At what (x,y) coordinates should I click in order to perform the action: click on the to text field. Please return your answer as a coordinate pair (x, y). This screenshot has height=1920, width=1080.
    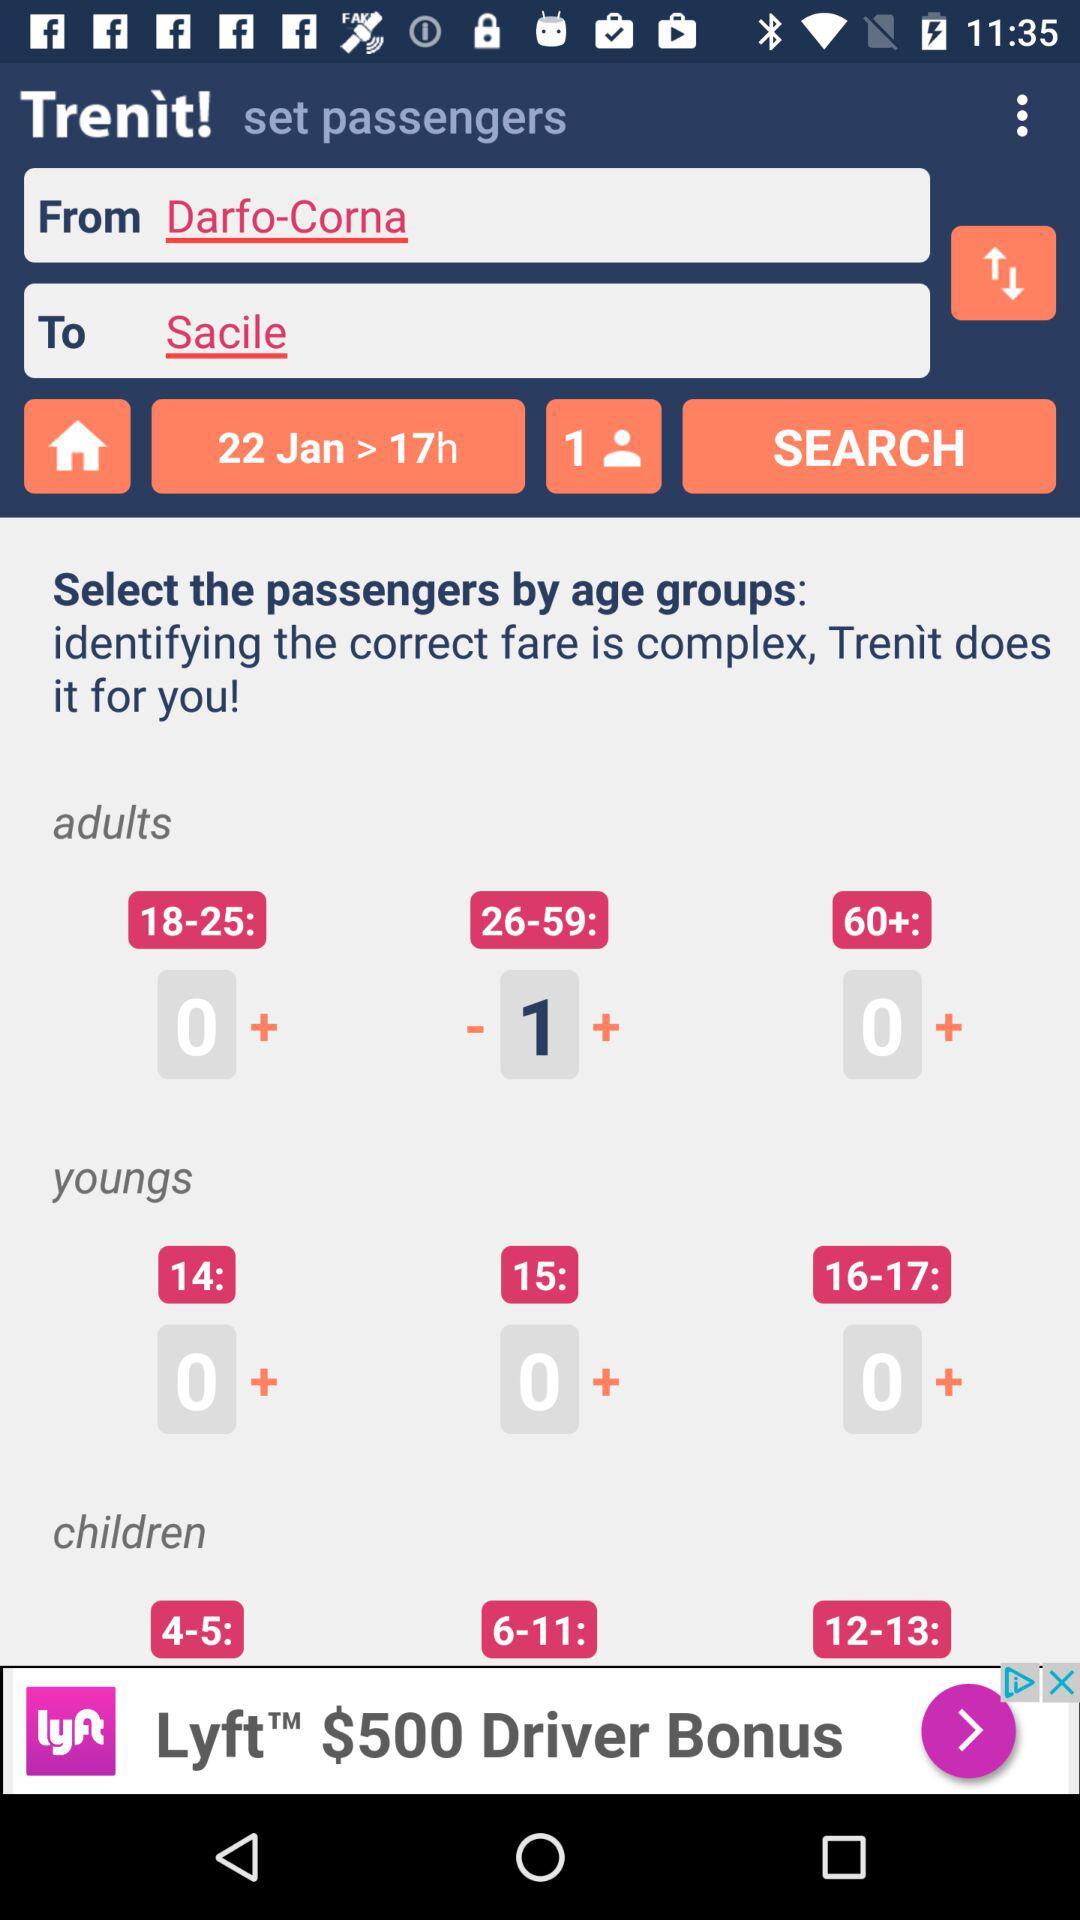
    Looking at the image, I should click on (535, 331).